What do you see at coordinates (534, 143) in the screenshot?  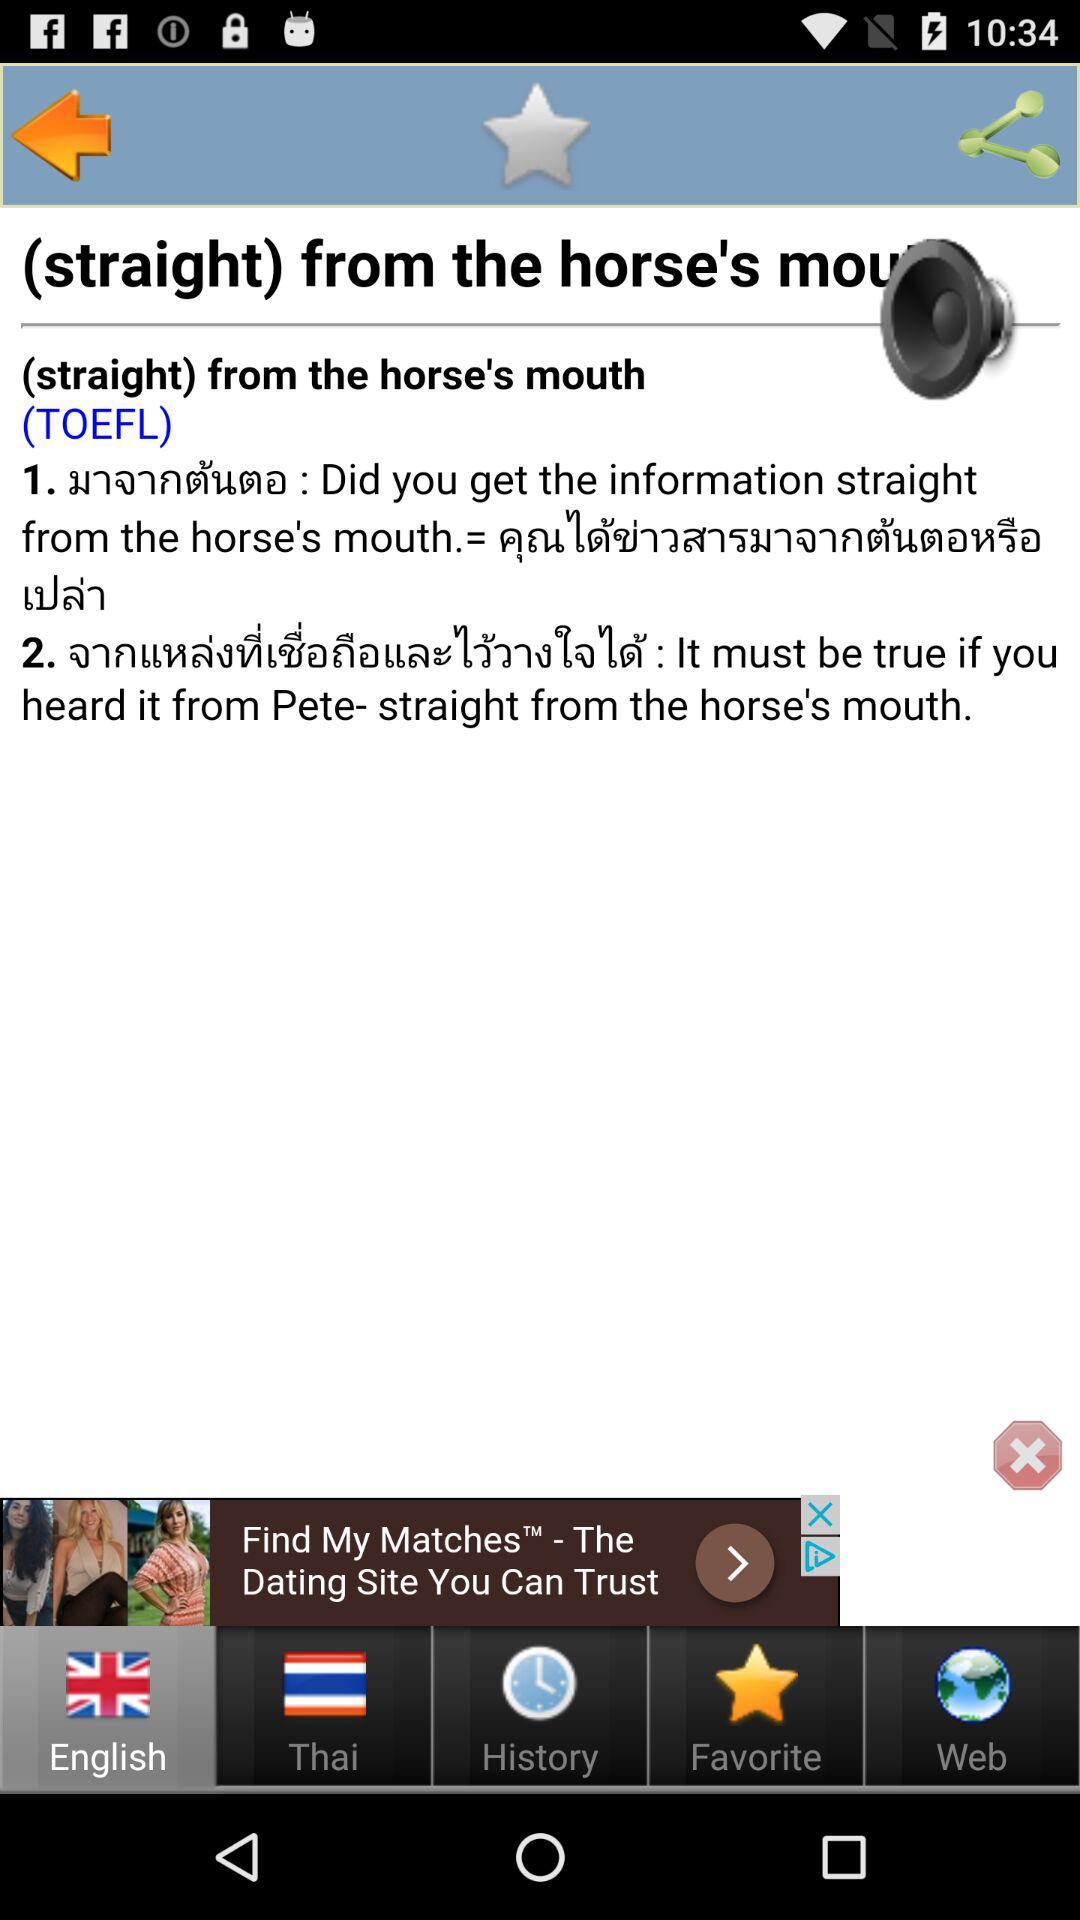 I see `the star icon` at bounding box center [534, 143].